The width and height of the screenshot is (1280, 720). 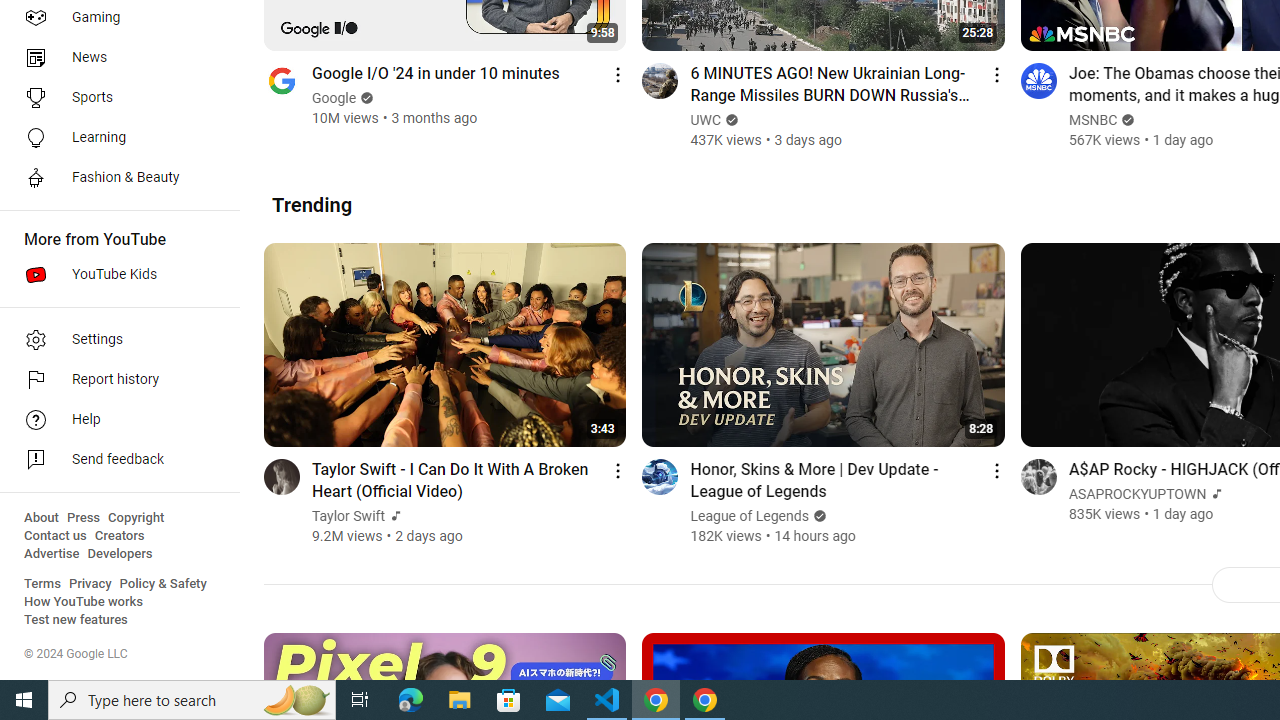 I want to click on 'Advertise', so click(x=51, y=554).